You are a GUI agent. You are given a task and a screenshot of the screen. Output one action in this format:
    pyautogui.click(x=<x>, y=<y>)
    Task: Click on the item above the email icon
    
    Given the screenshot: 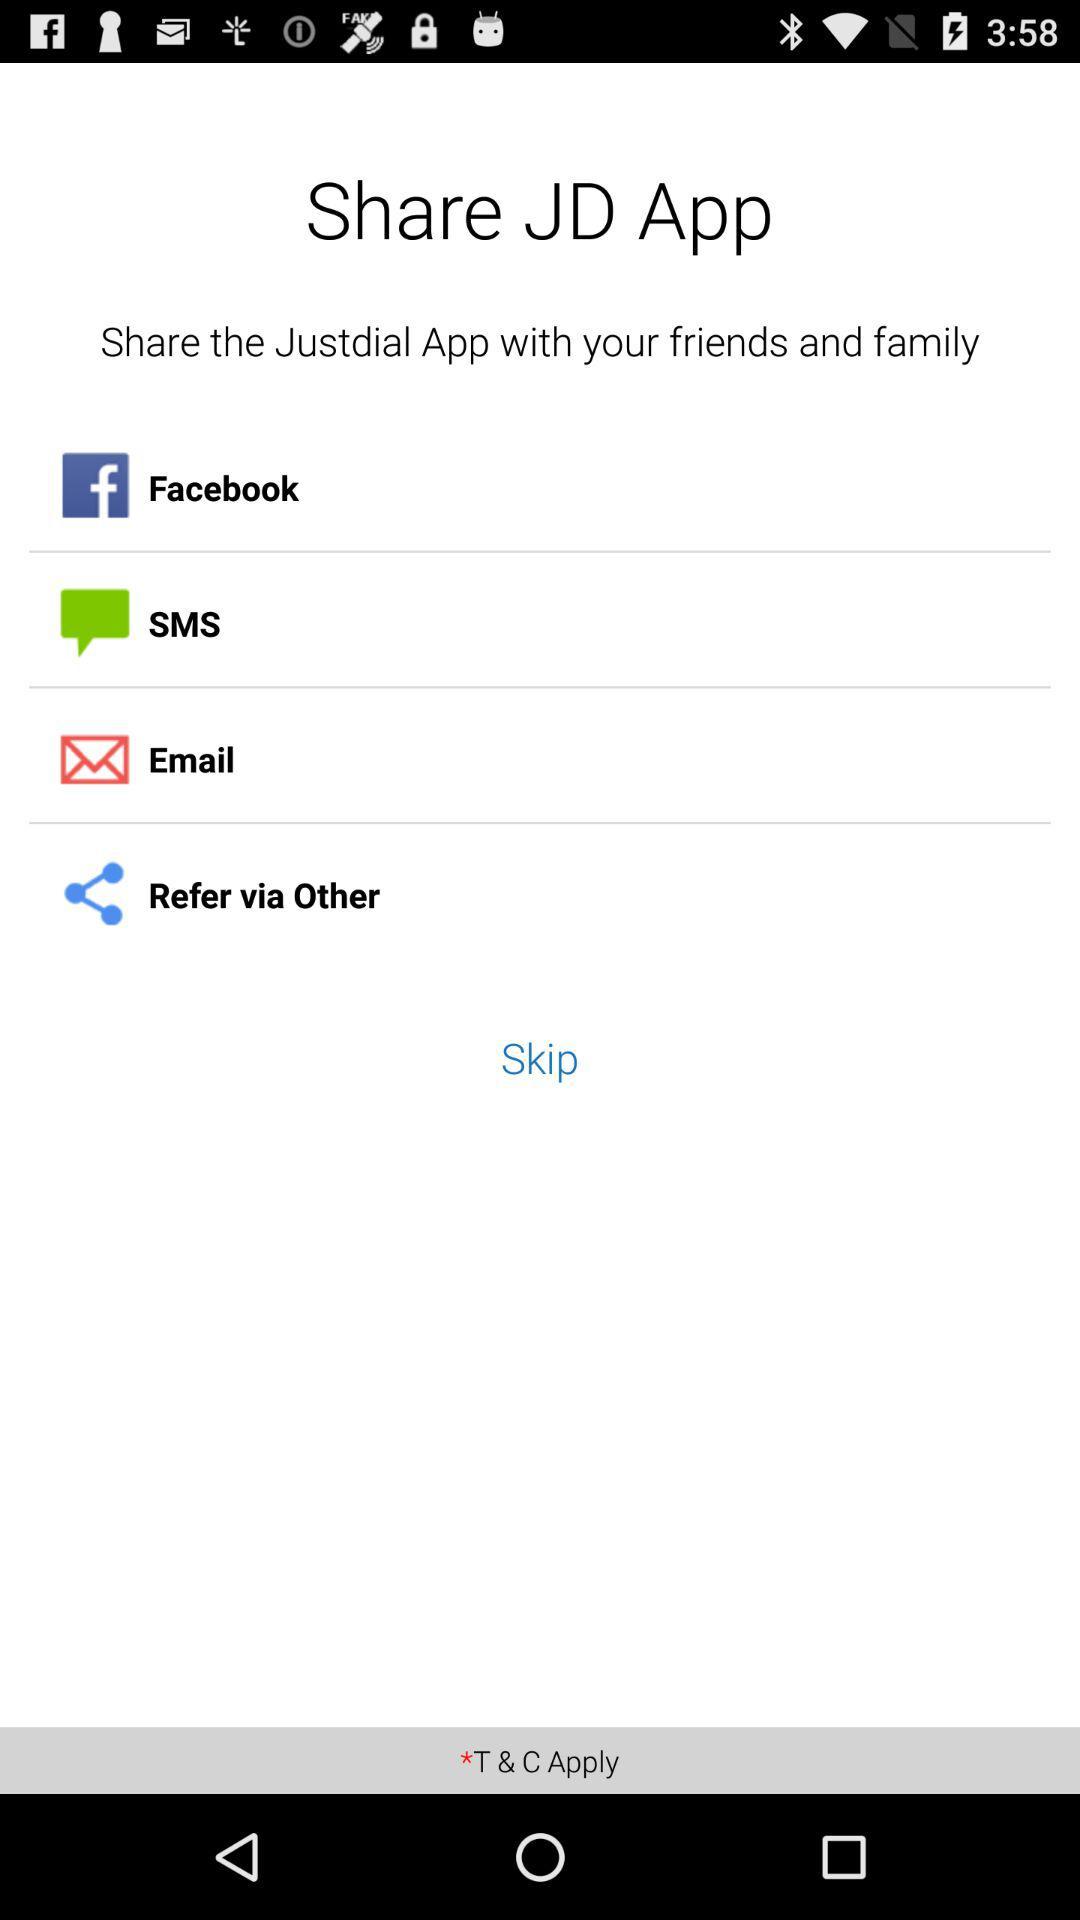 What is the action you would take?
    pyautogui.click(x=540, y=622)
    